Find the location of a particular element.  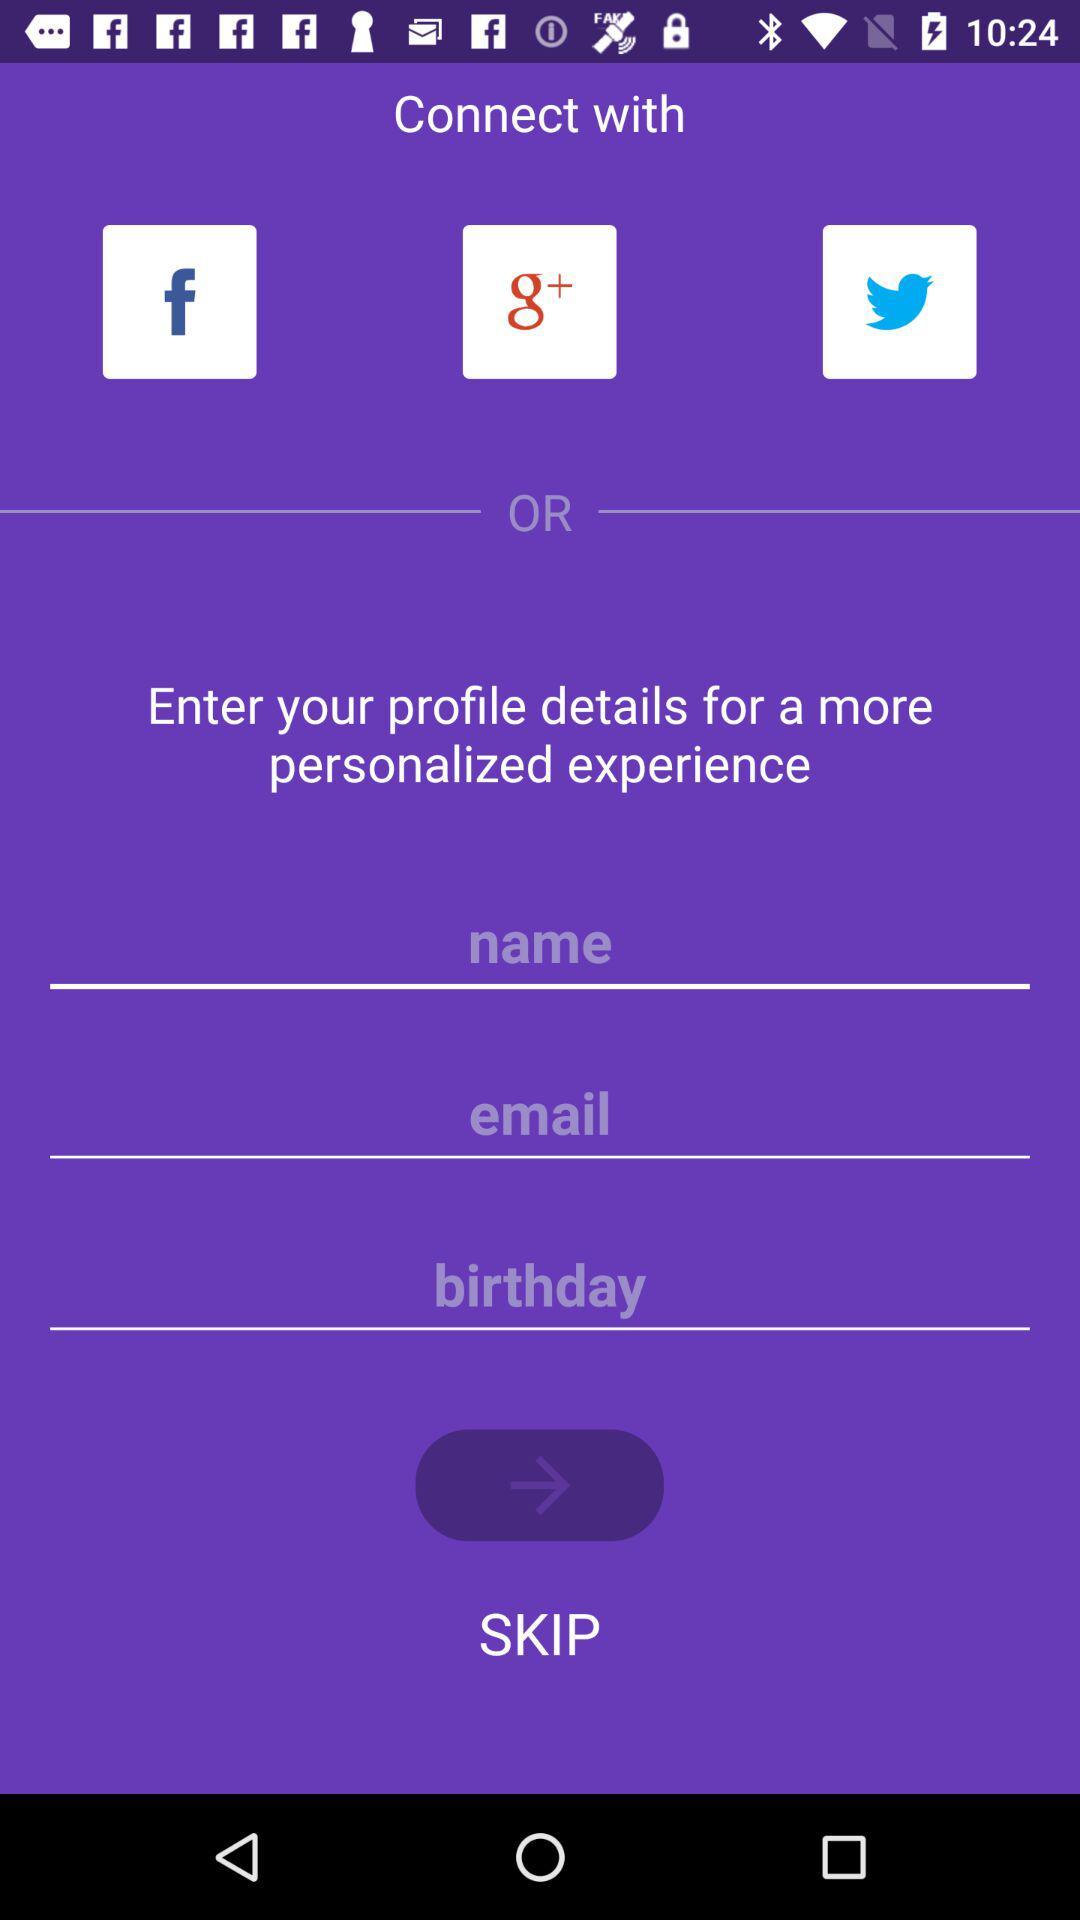

a note is located at coordinates (540, 1284).